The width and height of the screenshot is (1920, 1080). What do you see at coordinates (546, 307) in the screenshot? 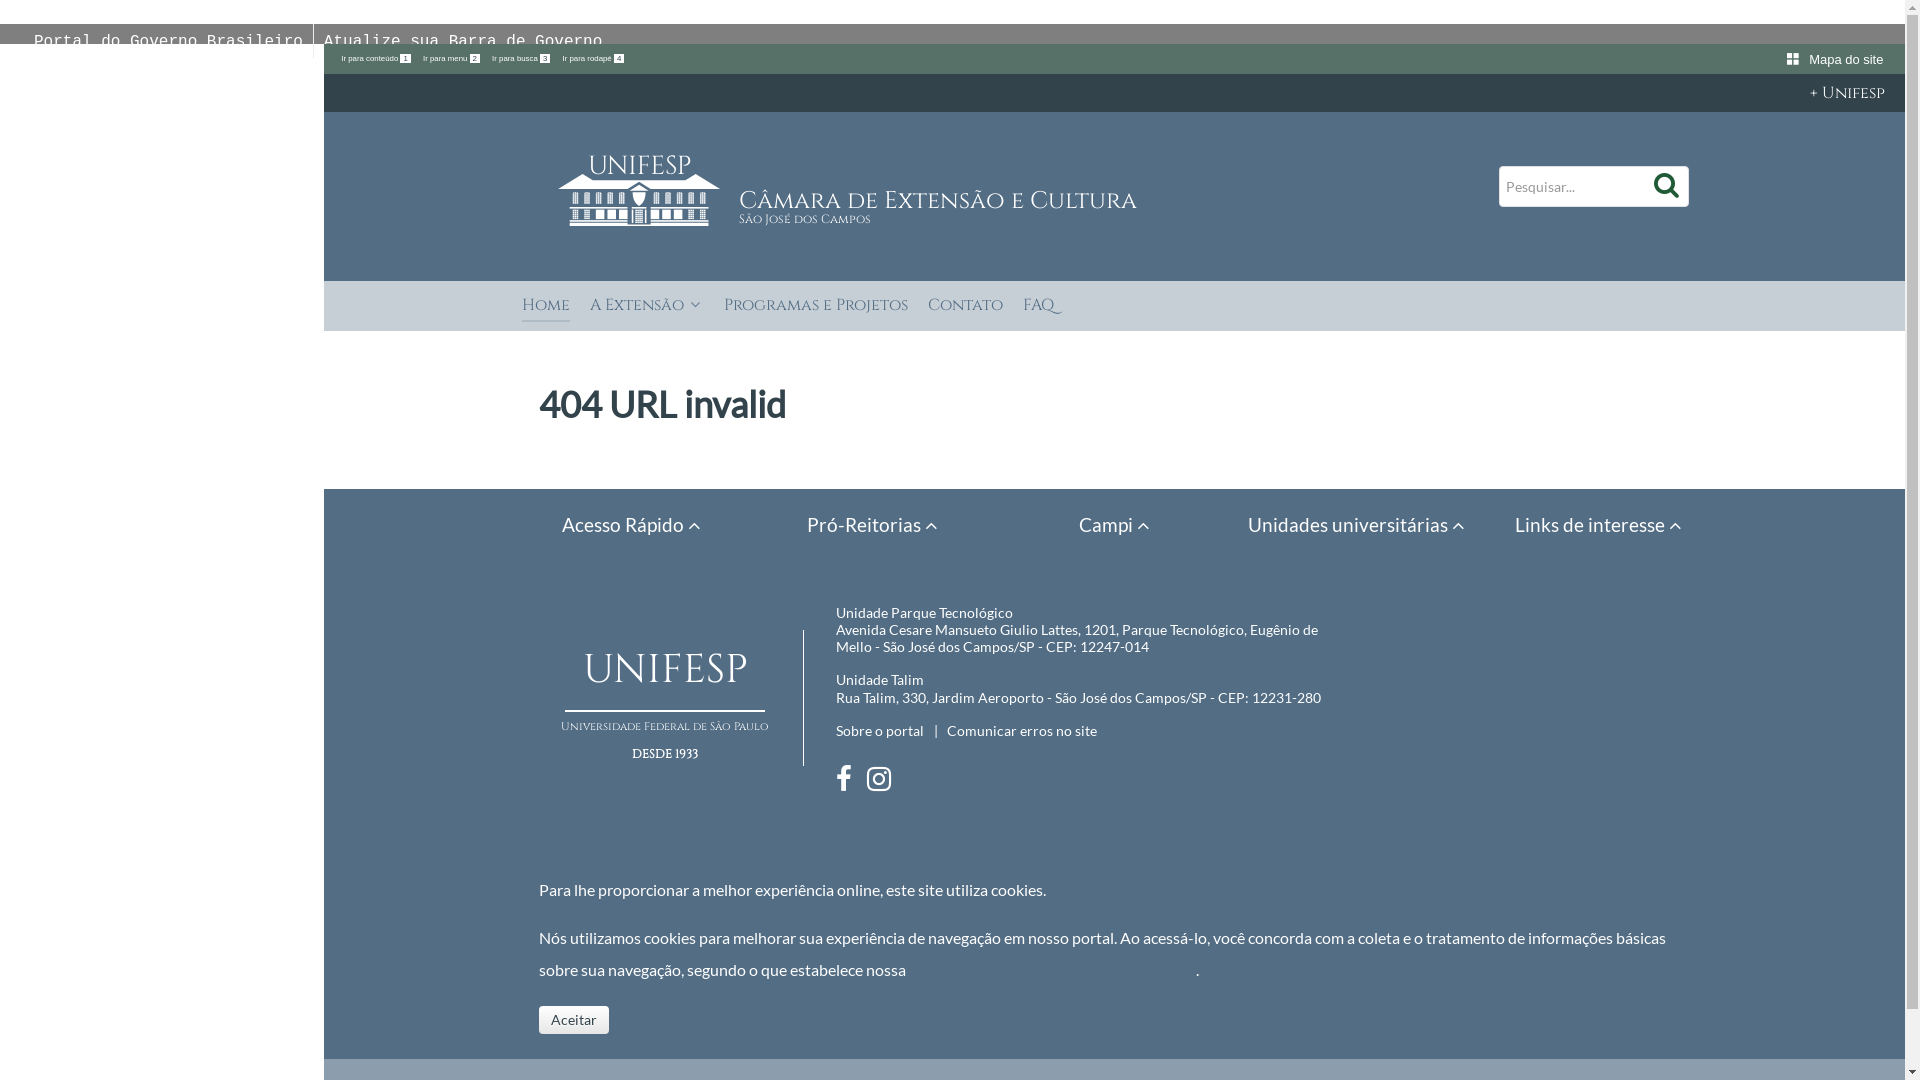
I see `'Home'` at bounding box center [546, 307].